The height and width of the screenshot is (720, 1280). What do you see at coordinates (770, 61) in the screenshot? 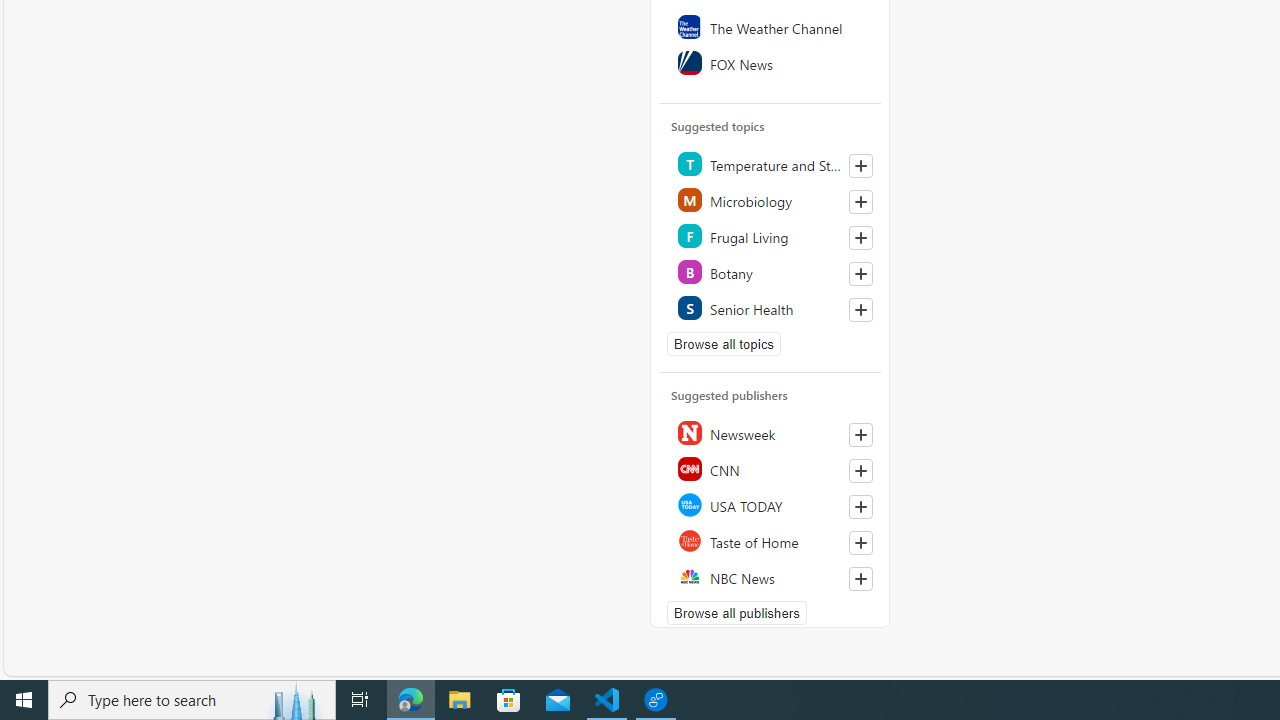
I see `'FOX News'` at bounding box center [770, 61].